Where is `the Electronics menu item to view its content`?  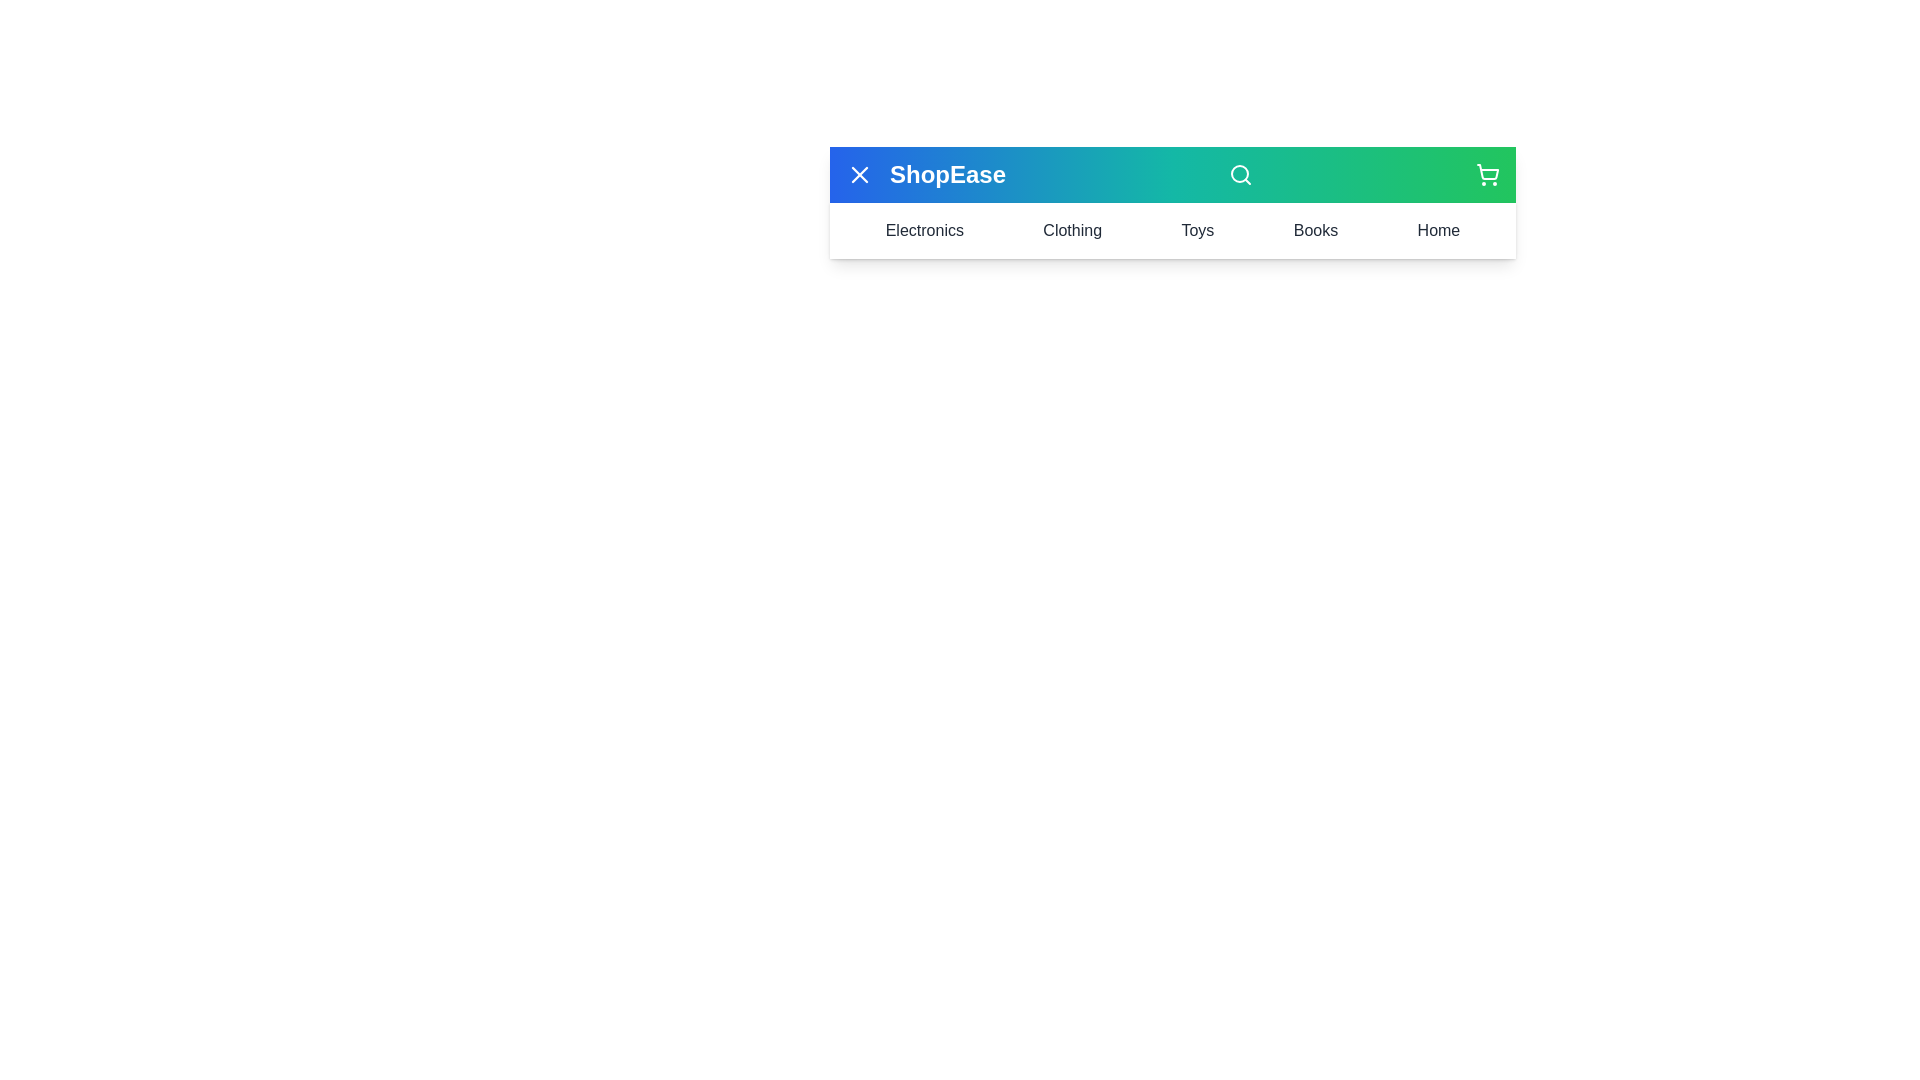
the Electronics menu item to view its content is located at coordinates (923, 230).